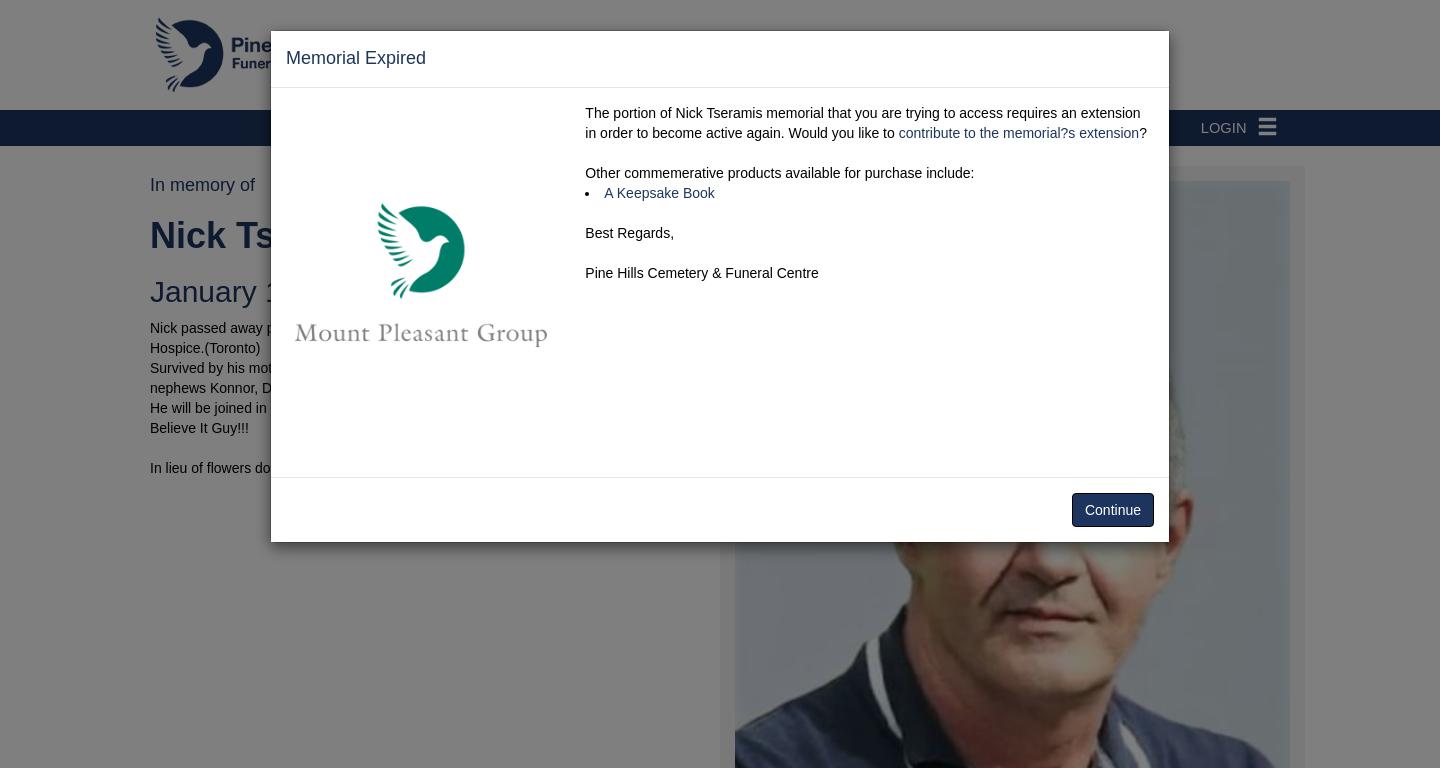 Image resolution: width=1440 pixels, height=768 pixels. Describe the element at coordinates (264, 291) in the screenshot. I see `'January 14, 1965'` at that location.